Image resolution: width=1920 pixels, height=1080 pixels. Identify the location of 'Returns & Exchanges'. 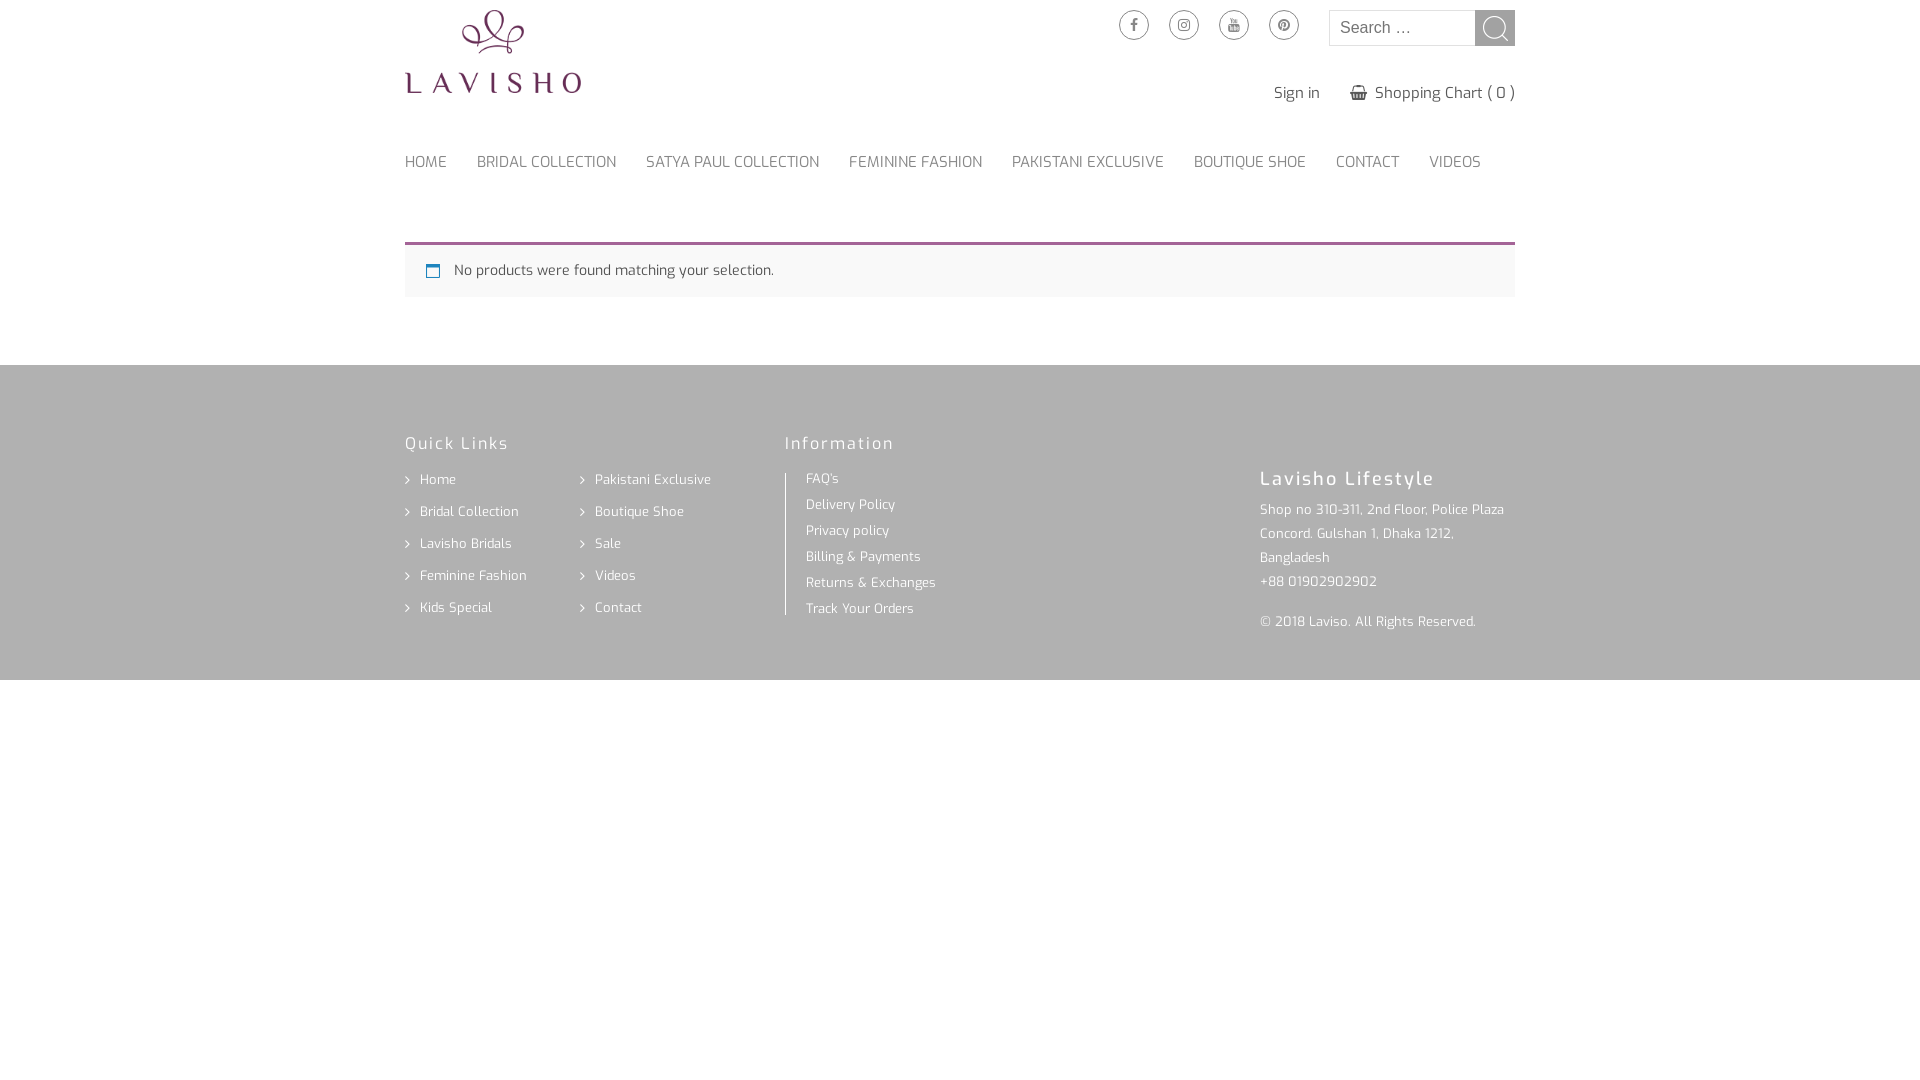
(870, 582).